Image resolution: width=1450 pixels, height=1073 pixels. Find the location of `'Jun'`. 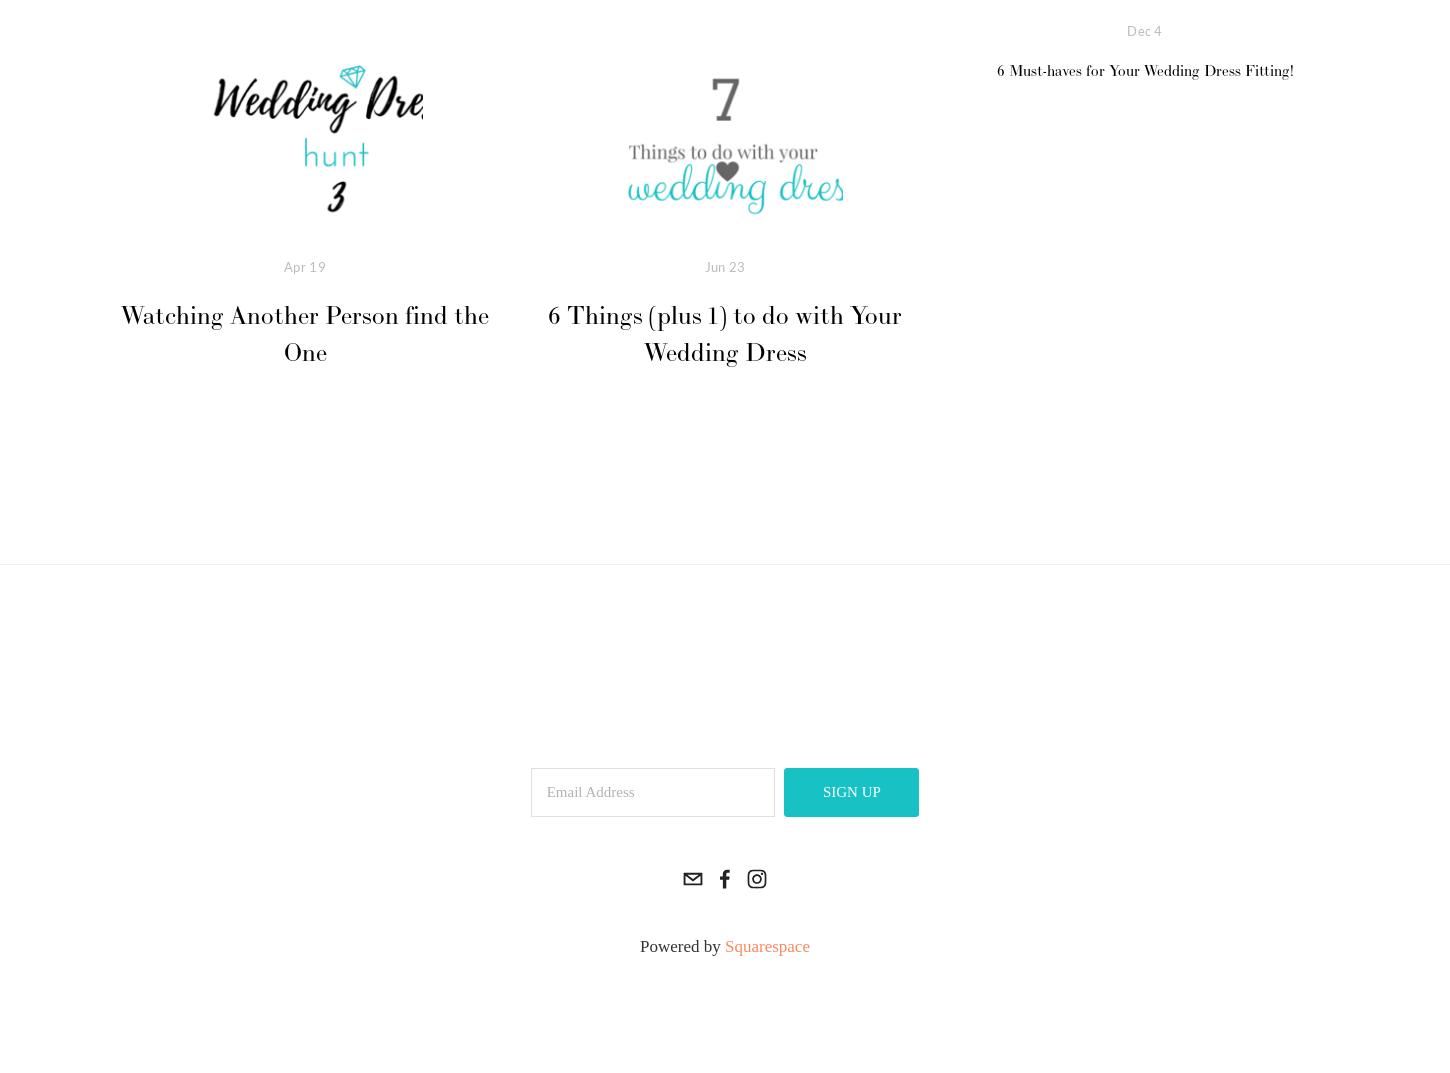

'Jun' is located at coordinates (715, 265).